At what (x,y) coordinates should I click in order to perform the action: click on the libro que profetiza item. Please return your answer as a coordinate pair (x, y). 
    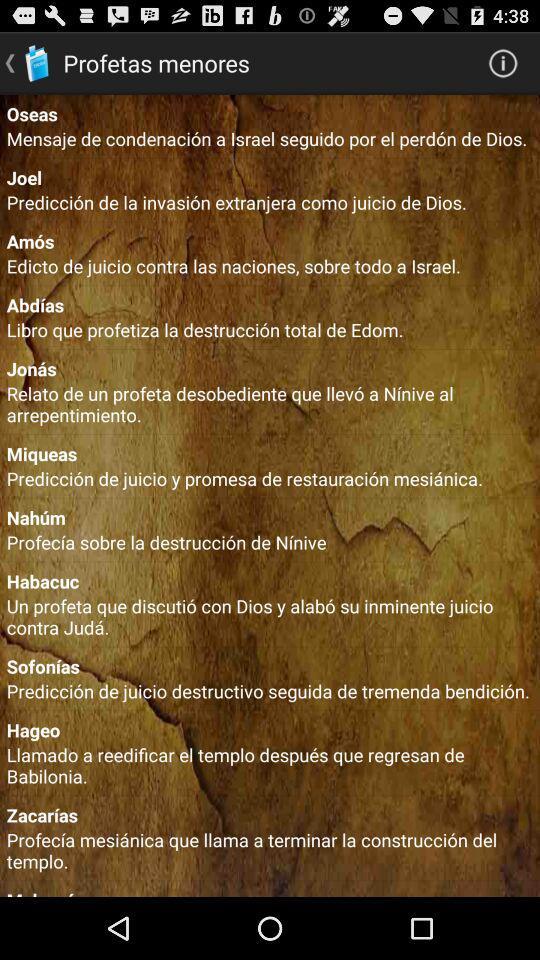
    Looking at the image, I should click on (270, 329).